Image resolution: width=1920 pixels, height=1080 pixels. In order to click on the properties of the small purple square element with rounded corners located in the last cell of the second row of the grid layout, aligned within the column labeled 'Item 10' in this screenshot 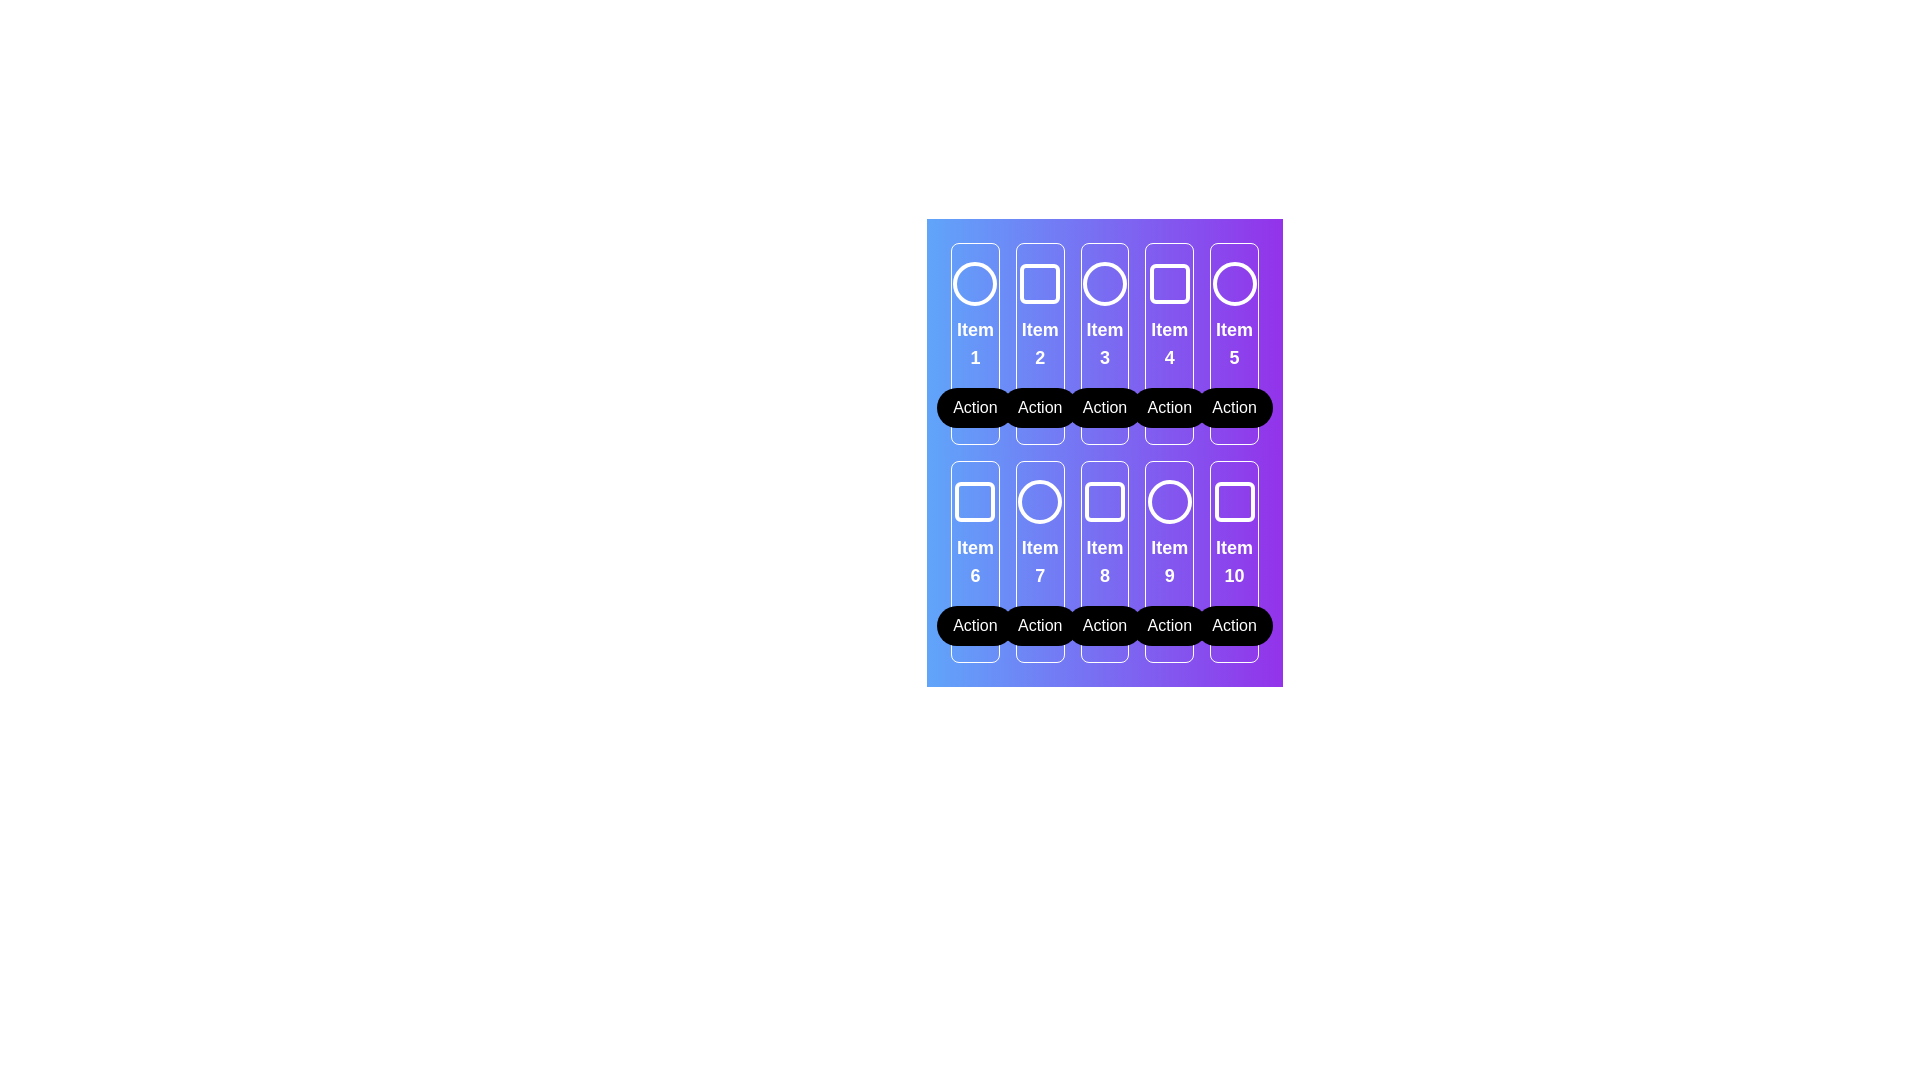, I will do `click(1233, 500)`.